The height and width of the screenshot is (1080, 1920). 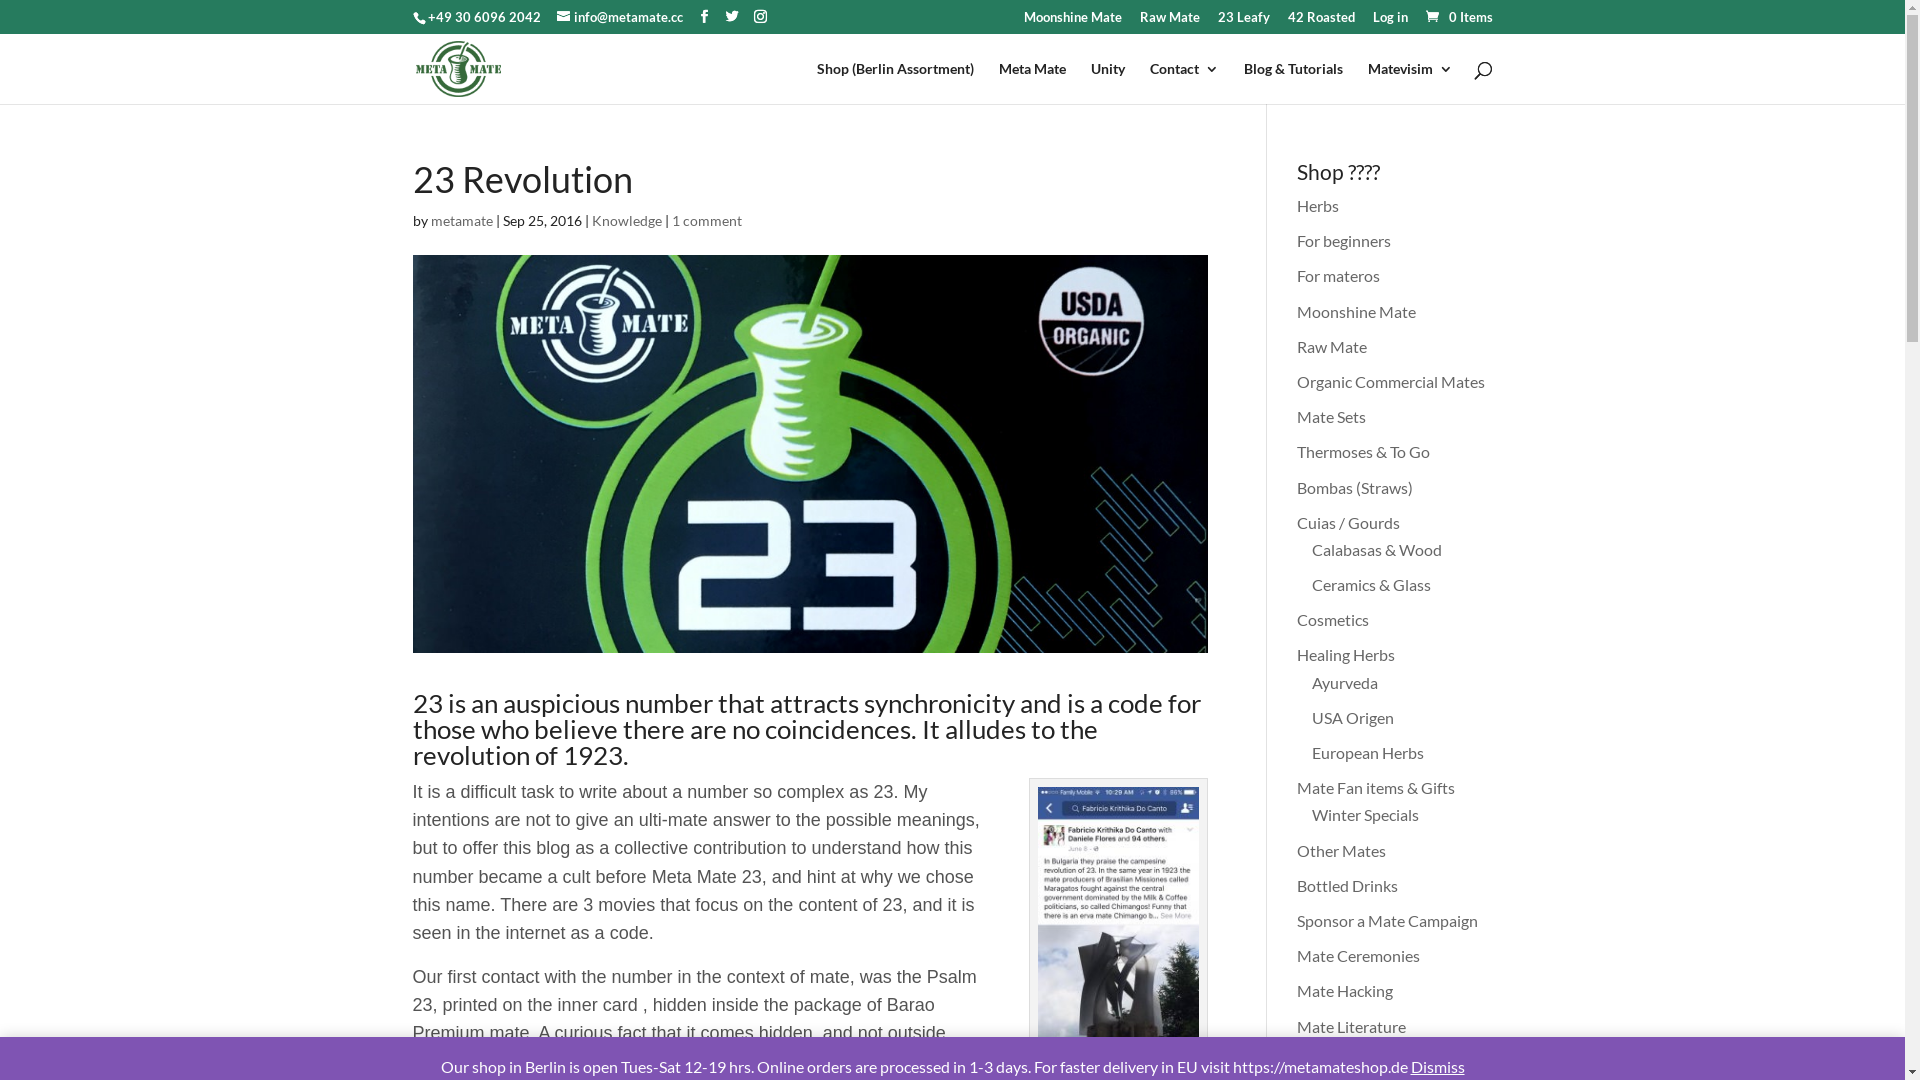 What do you see at coordinates (1311, 752) in the screenshot?
I see `'European Herbs'` at bounding box center [1311, 752].